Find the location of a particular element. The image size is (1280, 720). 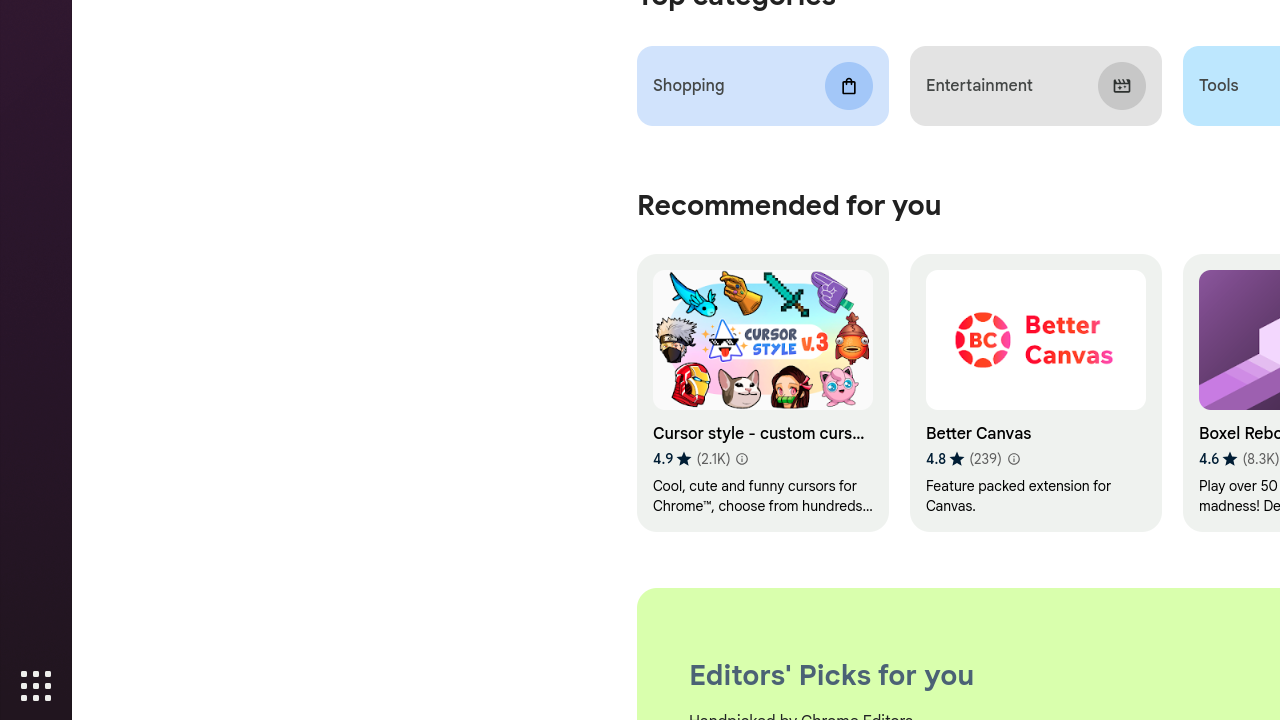

'Better Canvas' is located at coordinates (1035, 393).